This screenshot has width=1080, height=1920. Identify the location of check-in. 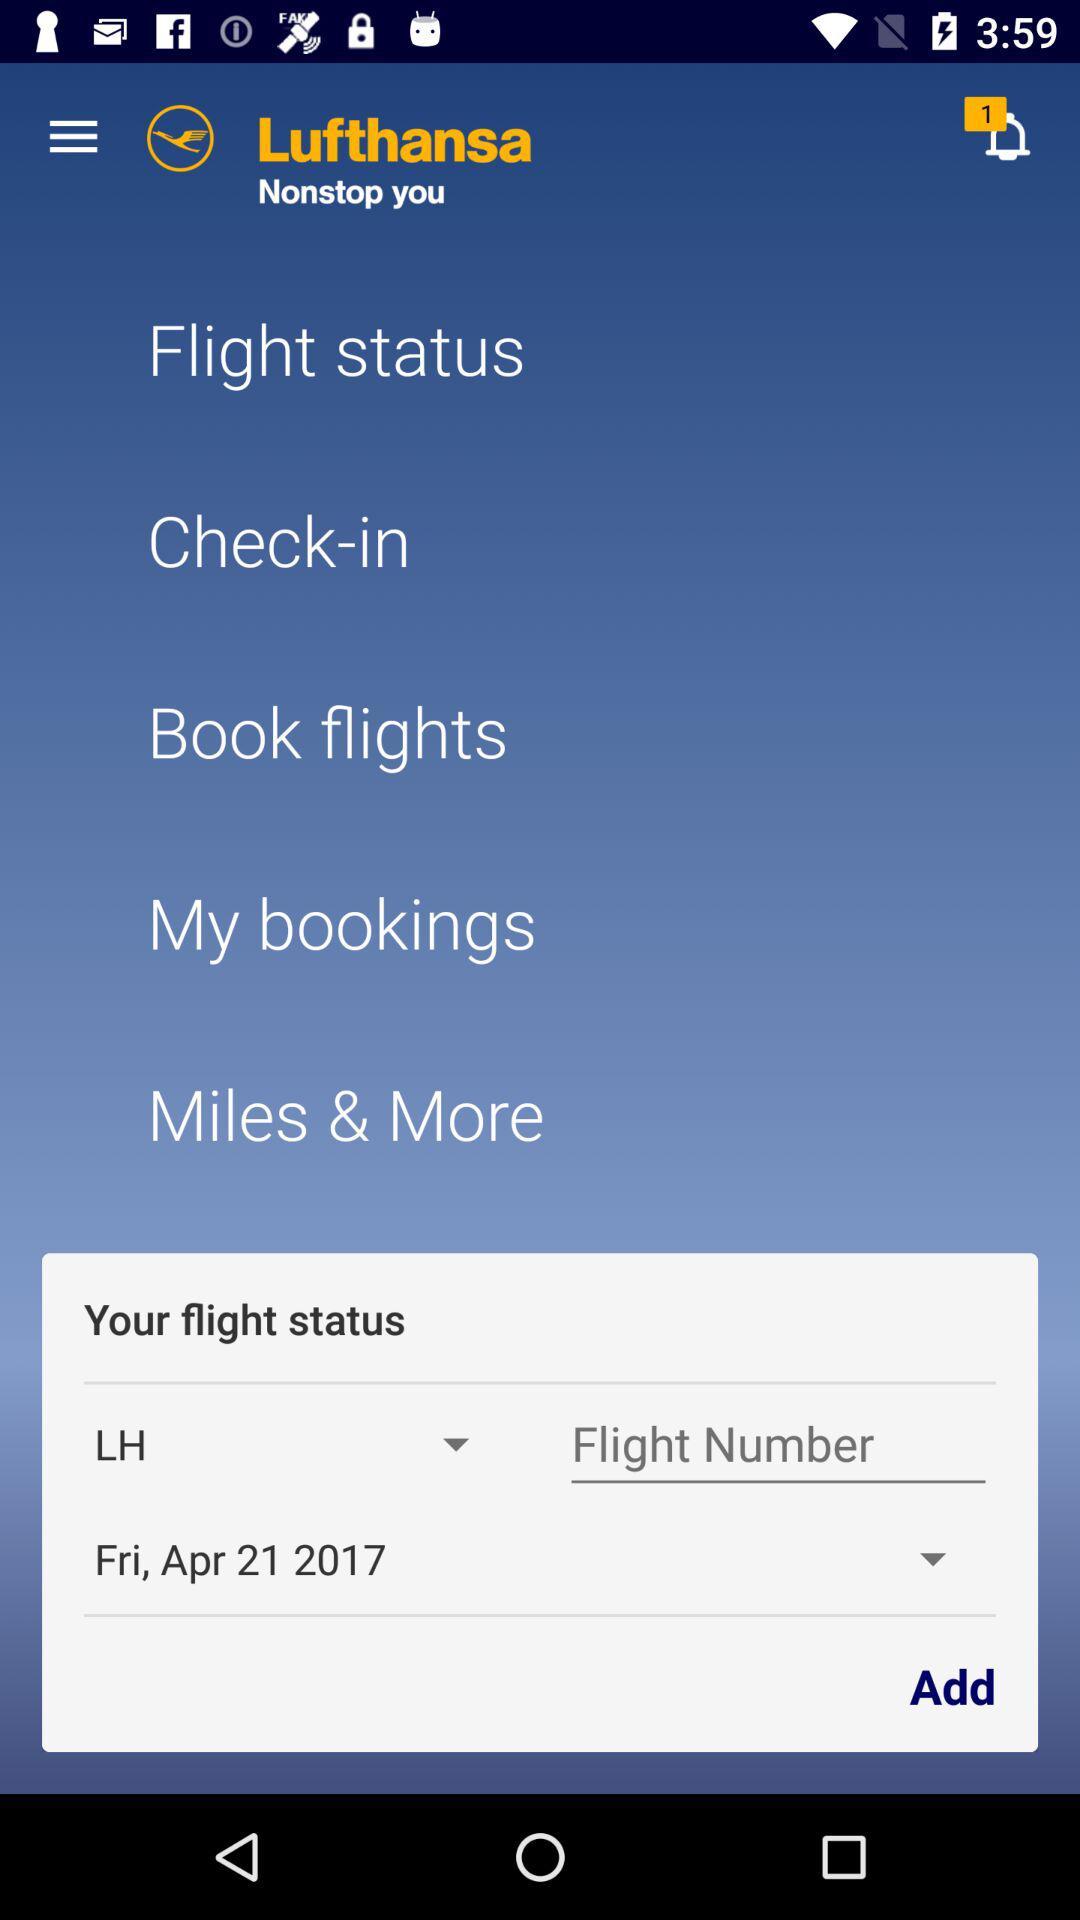
(540, 539).